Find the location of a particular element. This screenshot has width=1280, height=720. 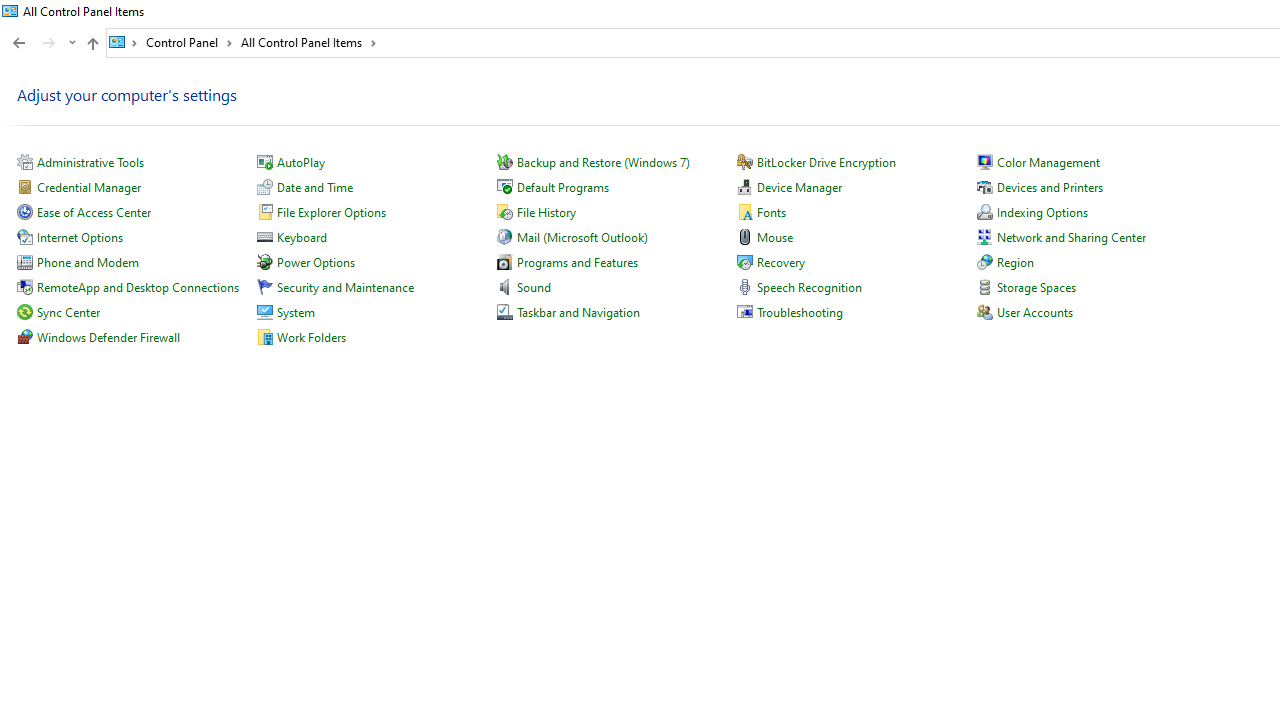

'User Accounts' is located at coordinates (1034, 312).